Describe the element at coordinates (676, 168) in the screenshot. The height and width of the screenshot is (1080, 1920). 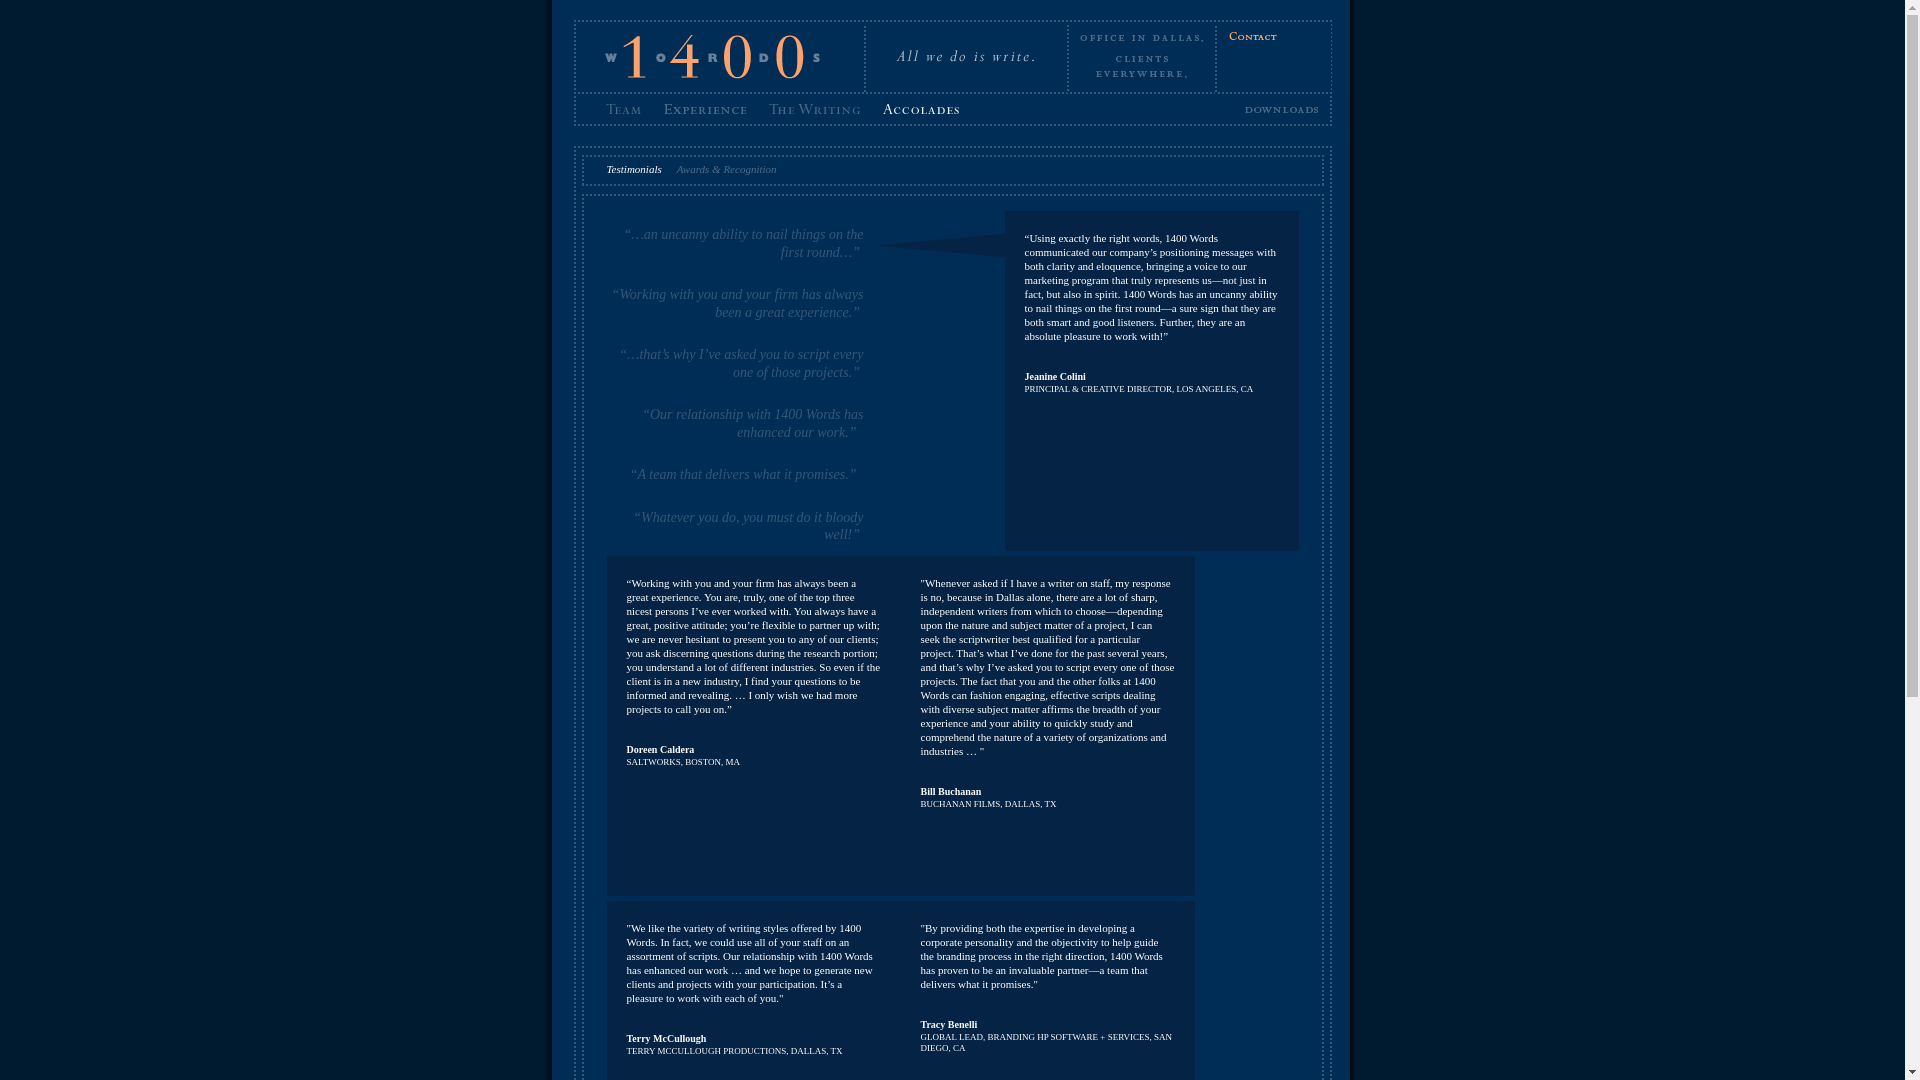
I see `'Awards & Recognition'` at that location.